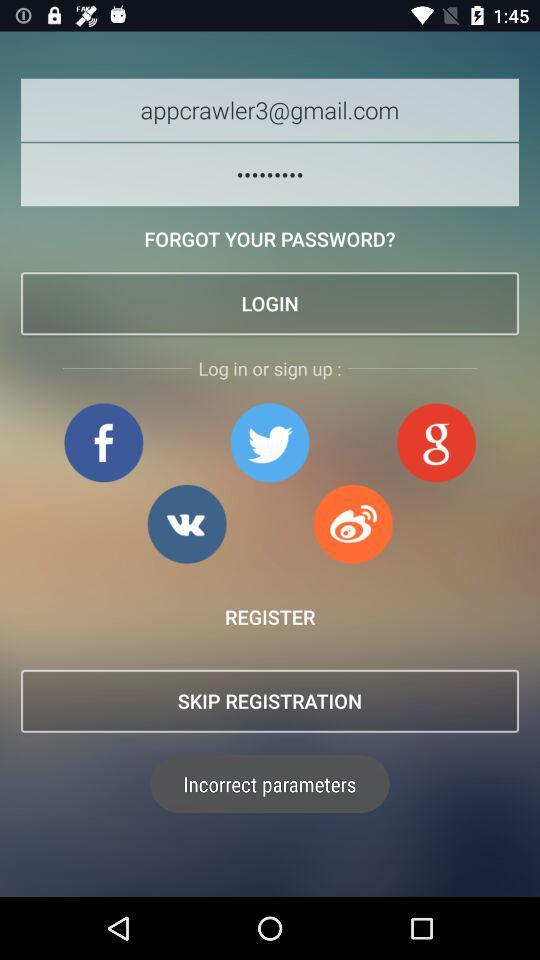  What do you see at coordinates (435, 442) in the screenshot?
I see `google option` at bounding box center [435, 442].